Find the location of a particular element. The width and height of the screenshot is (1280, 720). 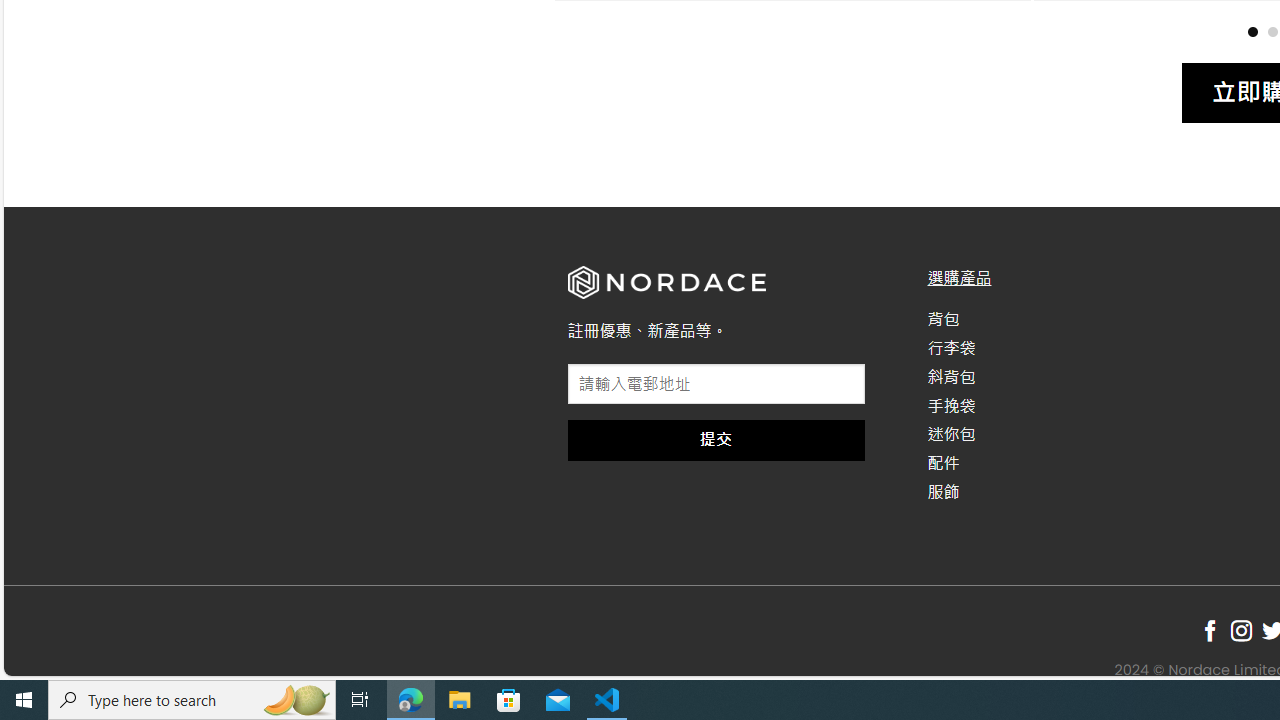

'Page dot 2' is located at coordinates (1271, 31).